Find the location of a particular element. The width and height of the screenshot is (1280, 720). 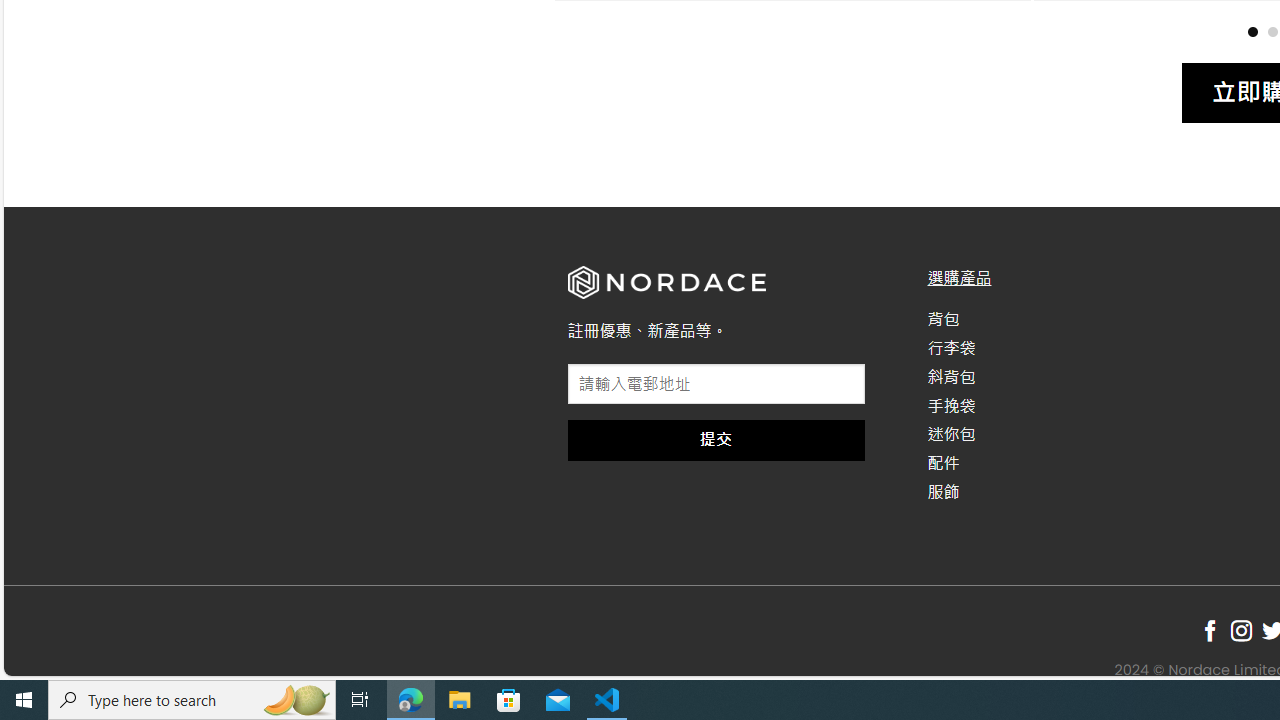

'Page dot 2' is located at coordinates (1271, 31).